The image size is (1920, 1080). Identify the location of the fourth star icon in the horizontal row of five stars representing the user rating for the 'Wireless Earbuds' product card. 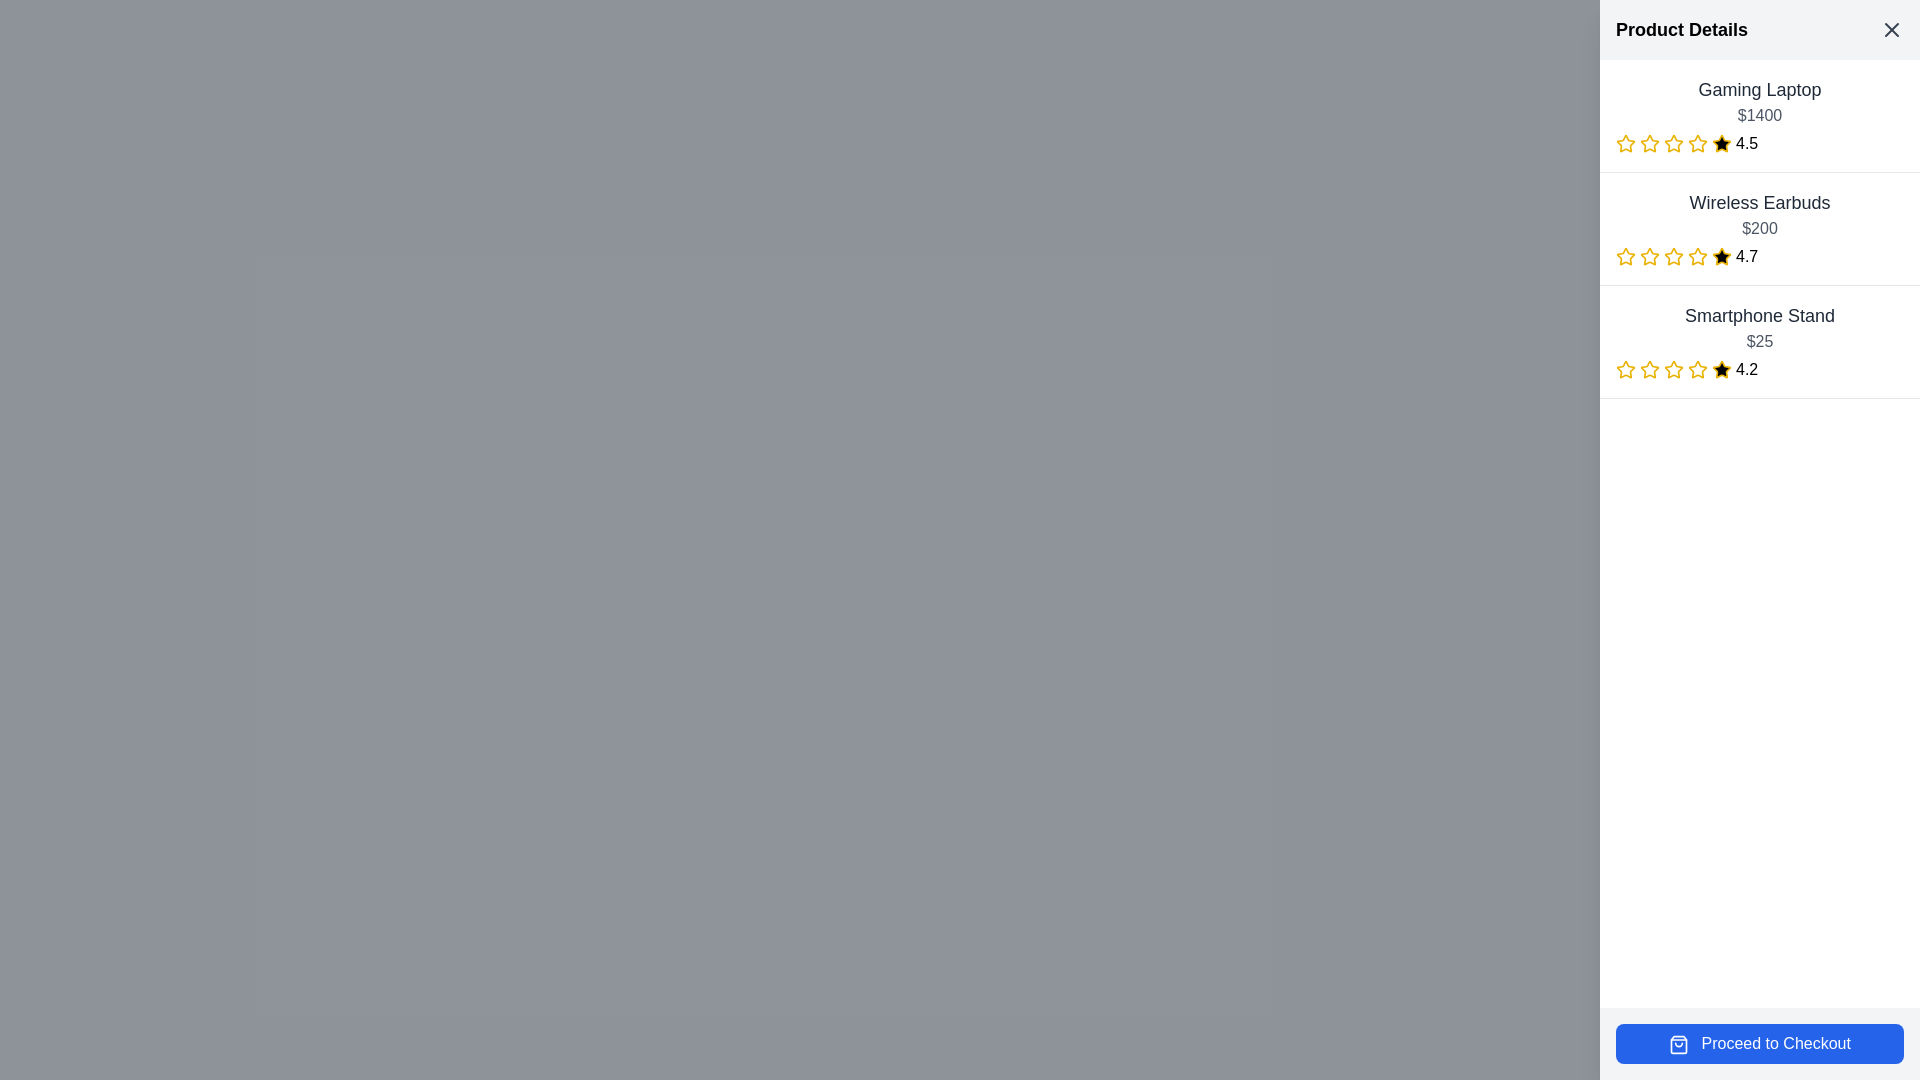
(1697, 255).